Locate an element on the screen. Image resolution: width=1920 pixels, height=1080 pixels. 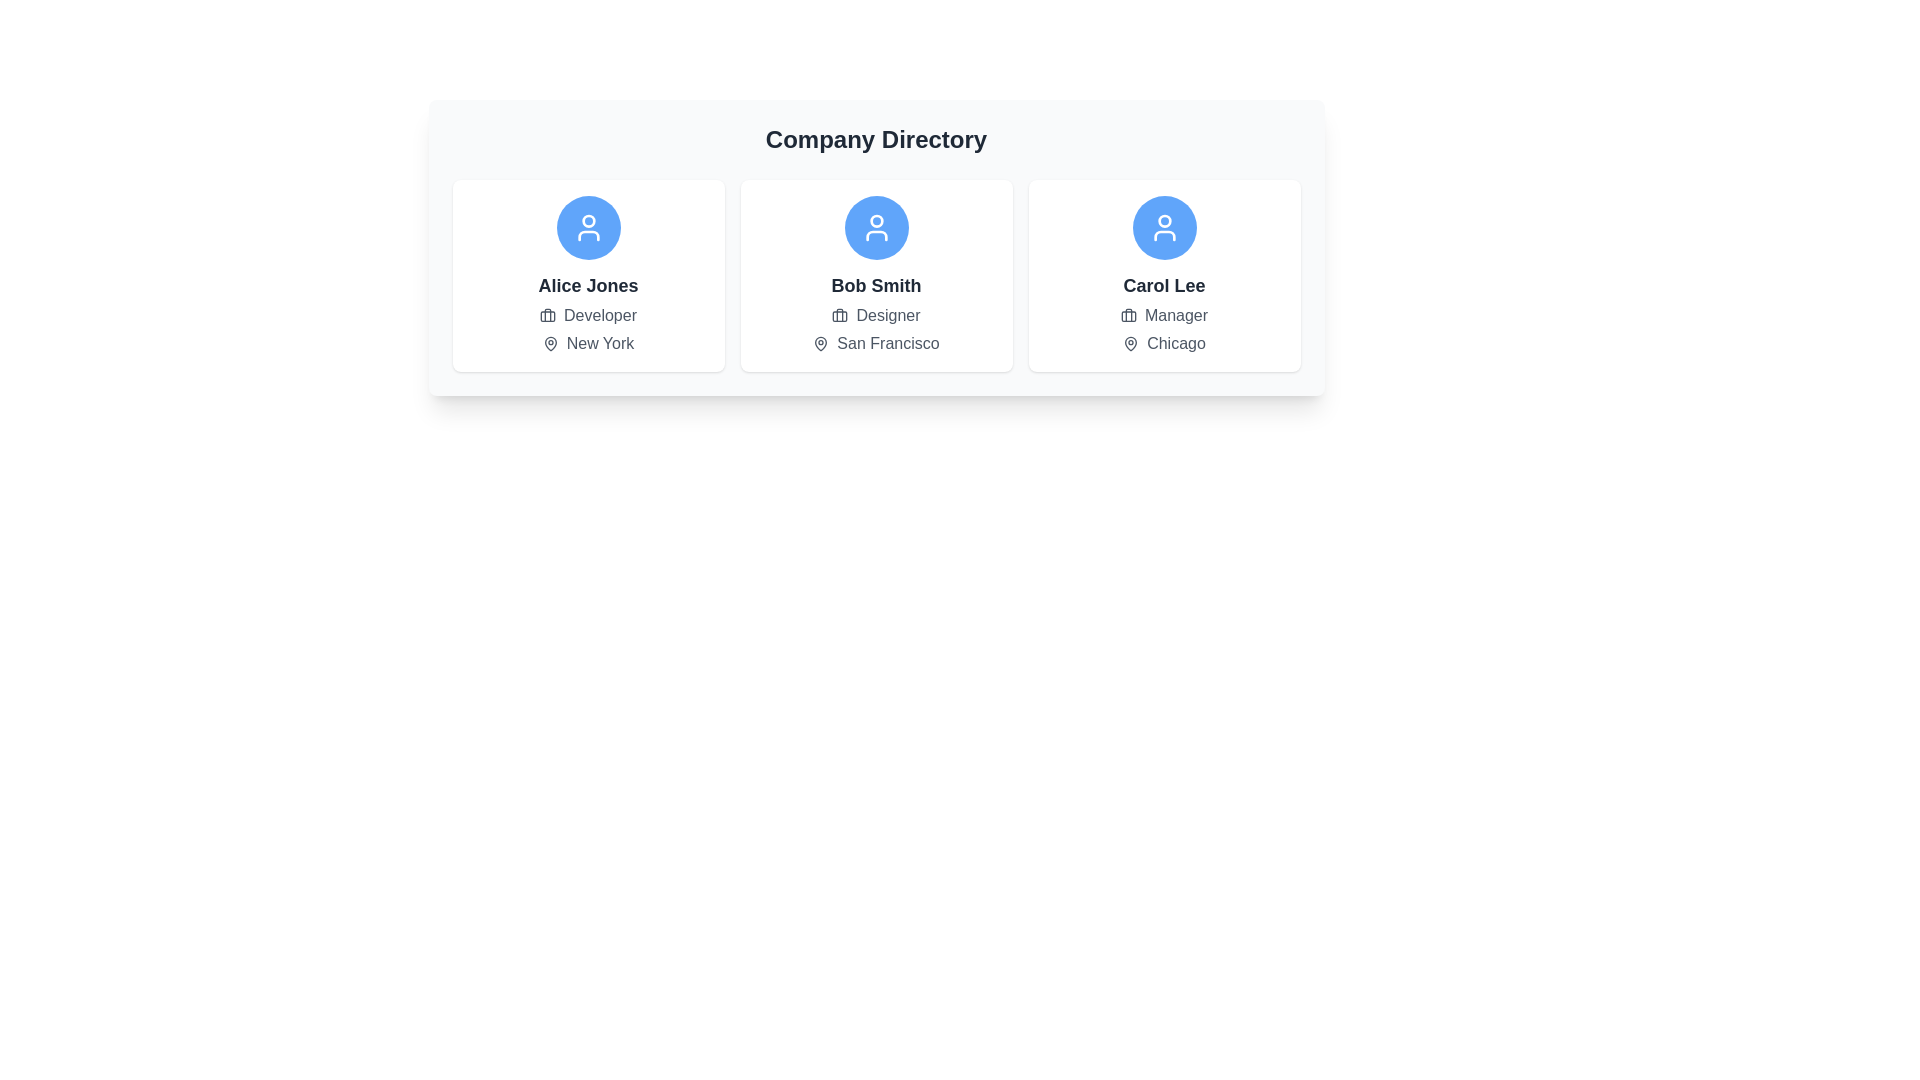
the circular shape inside the user avatar icon for 'Bob Smith' located in the Company Directory section is located at coordinates (876, 221).